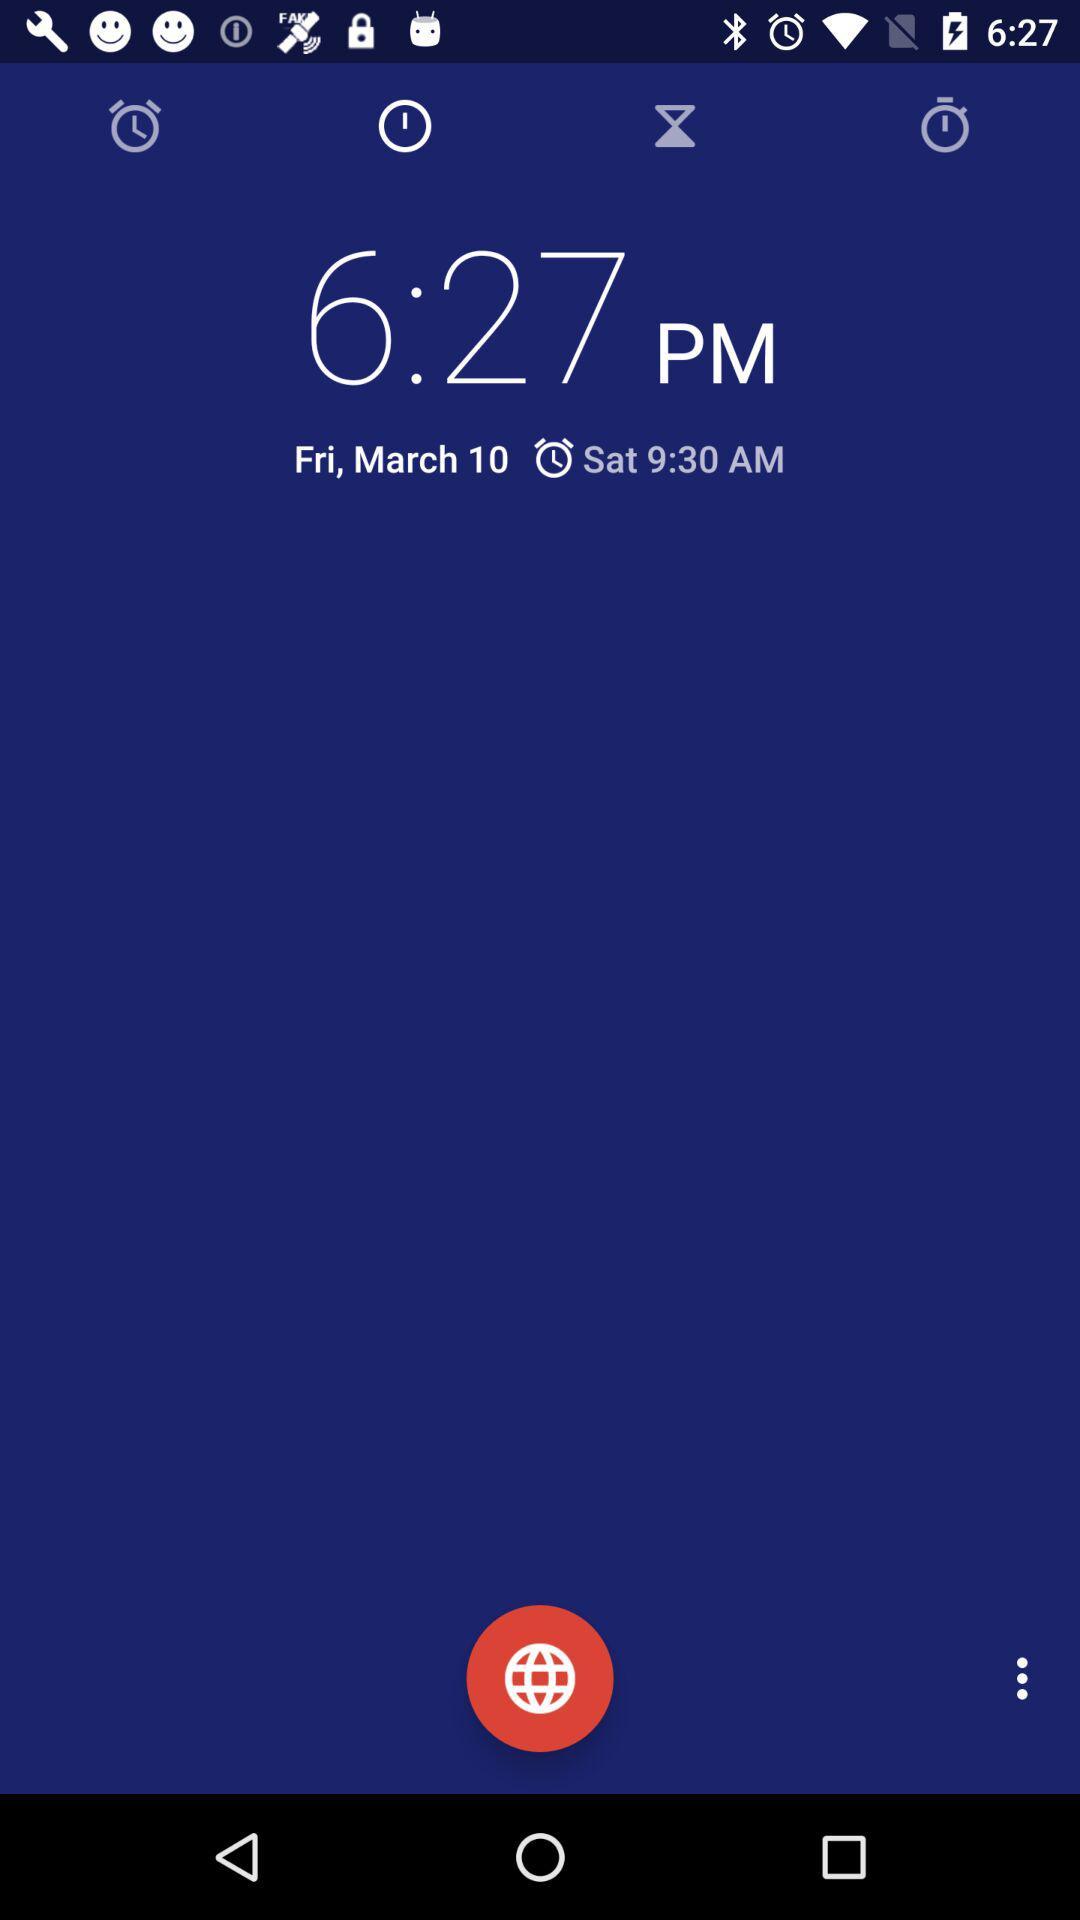  I want to click on icon to the left of the sat 9 30 item, so click(401, 457).